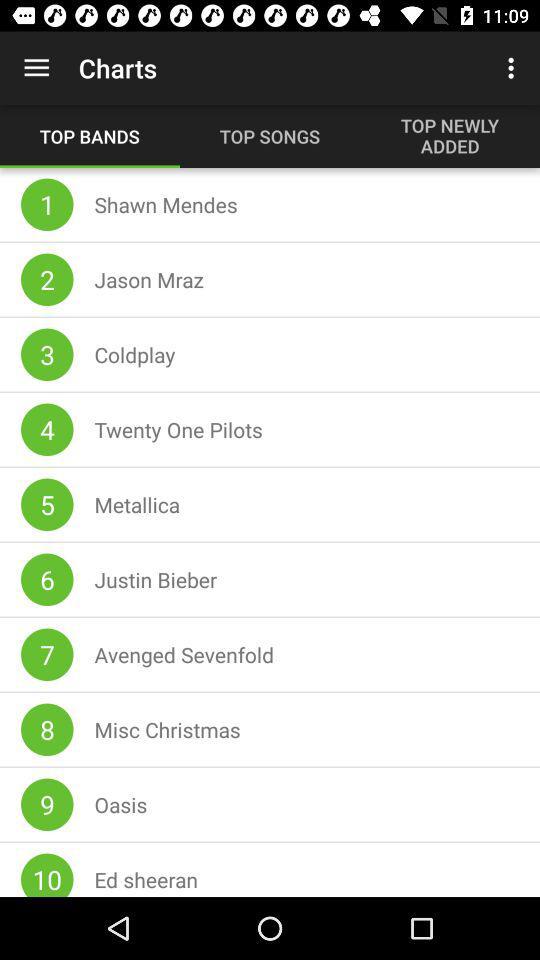  I want to click on app to the left of charts app, so click(36, 68).